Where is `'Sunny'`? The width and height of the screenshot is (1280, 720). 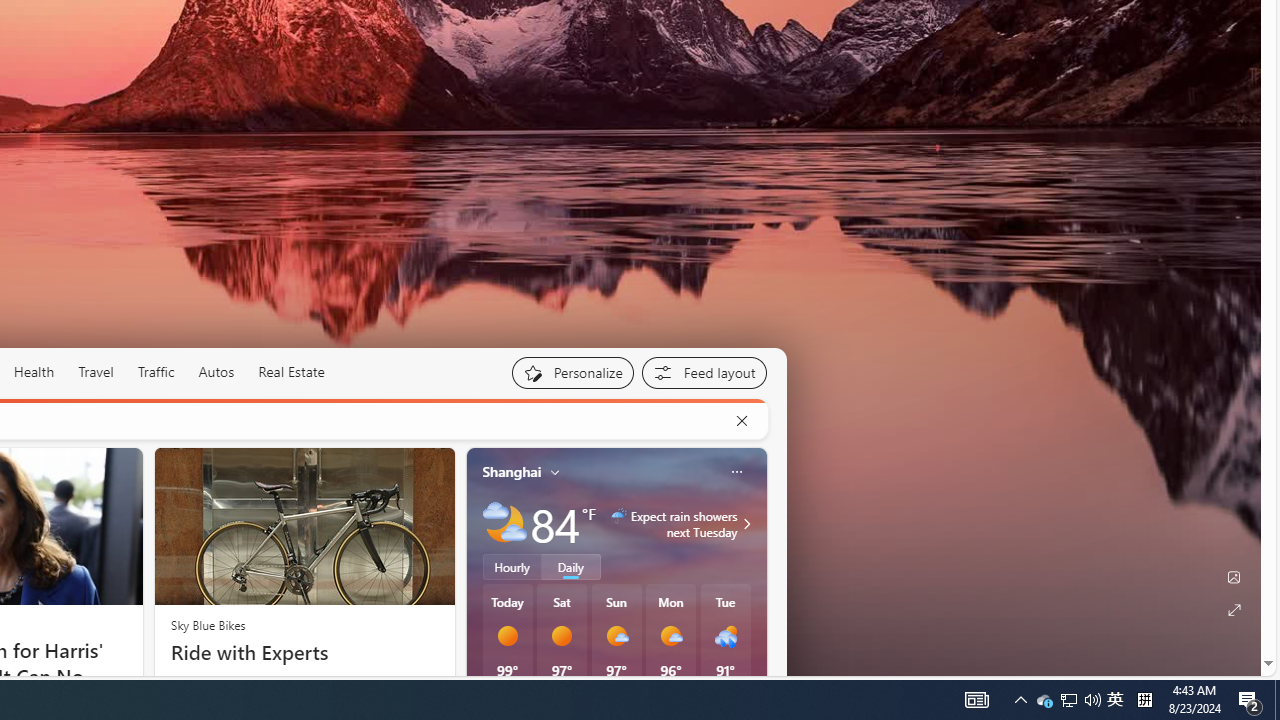
'Sunny' is located at coordinates (560, 636).